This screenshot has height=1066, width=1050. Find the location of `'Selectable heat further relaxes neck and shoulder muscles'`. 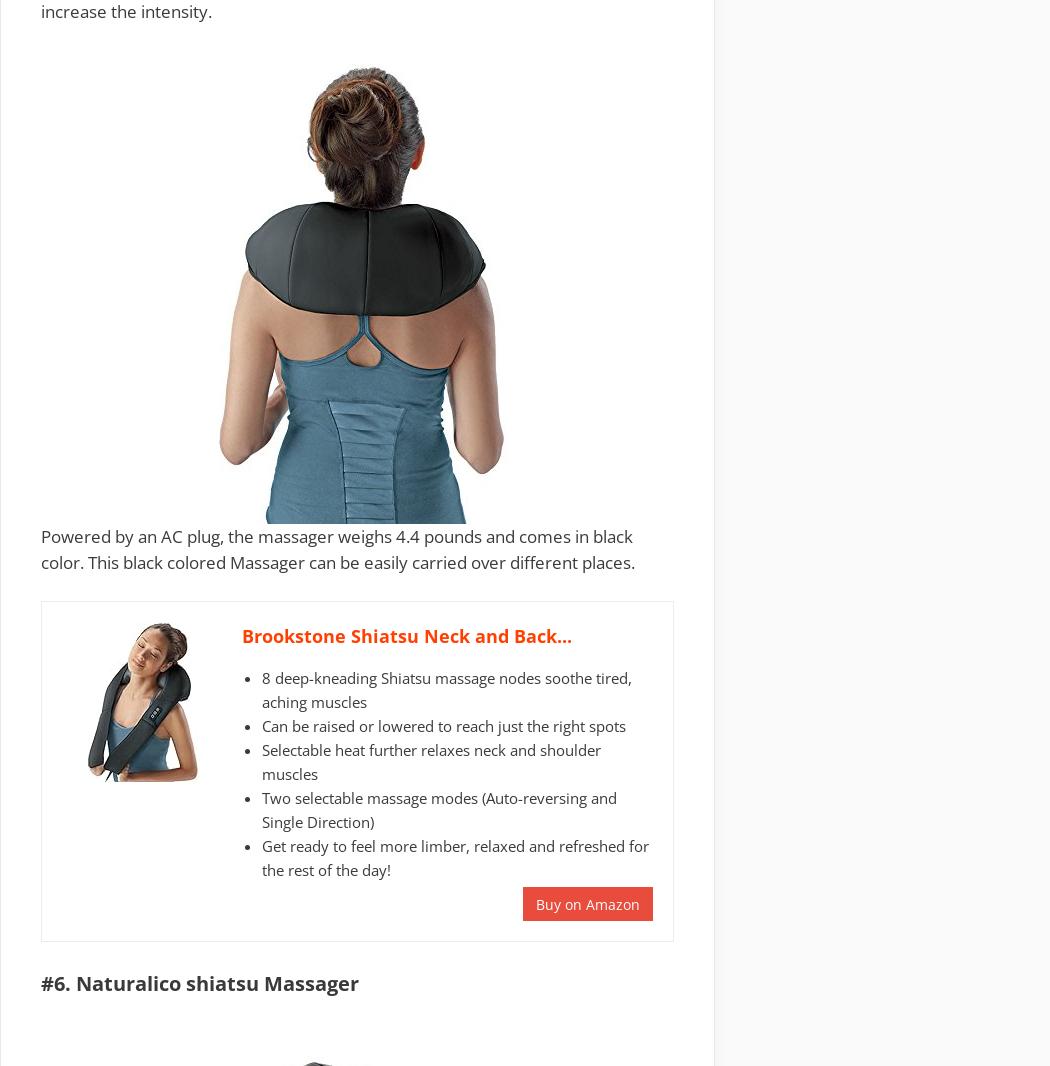

'Selectable heat further relaxes neck and shoulder muscles' is located at coordinates (430, 760).